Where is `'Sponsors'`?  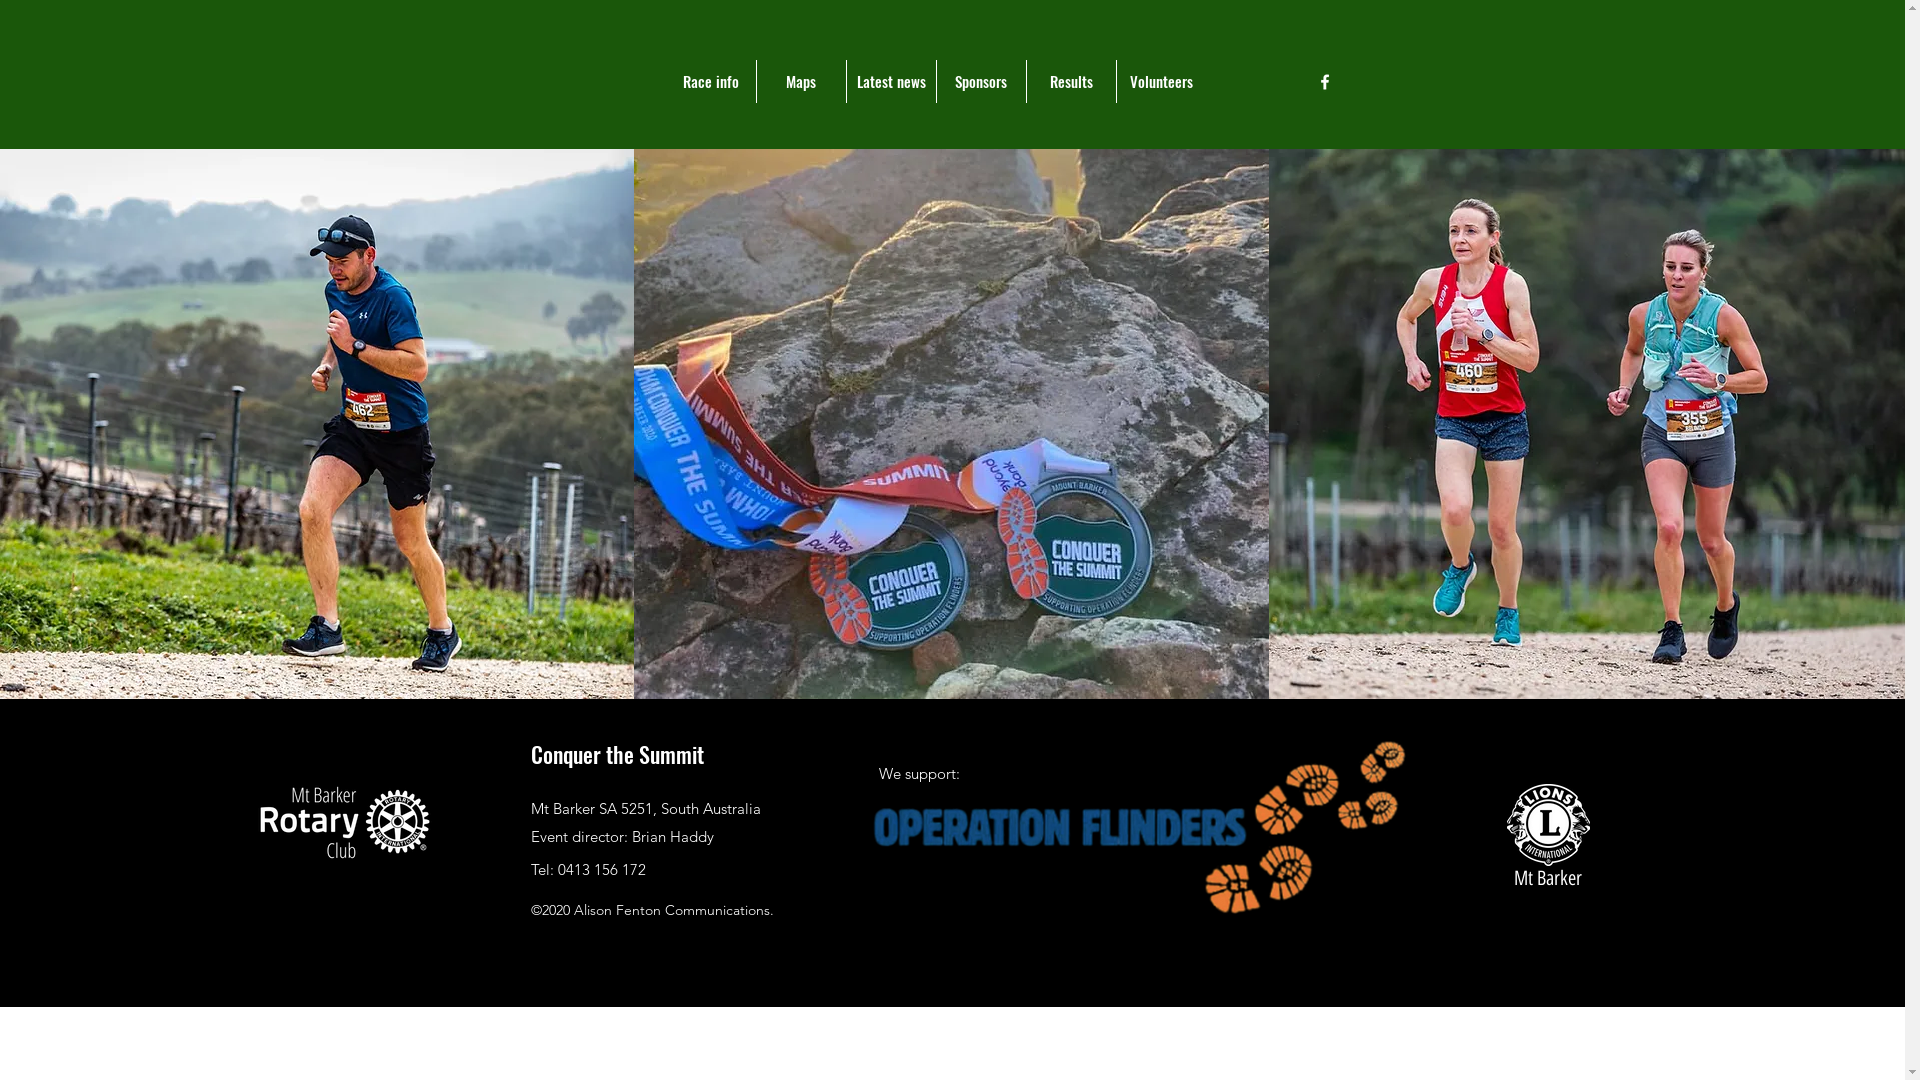 'Sponsors' is located at coordinates (980, 80).